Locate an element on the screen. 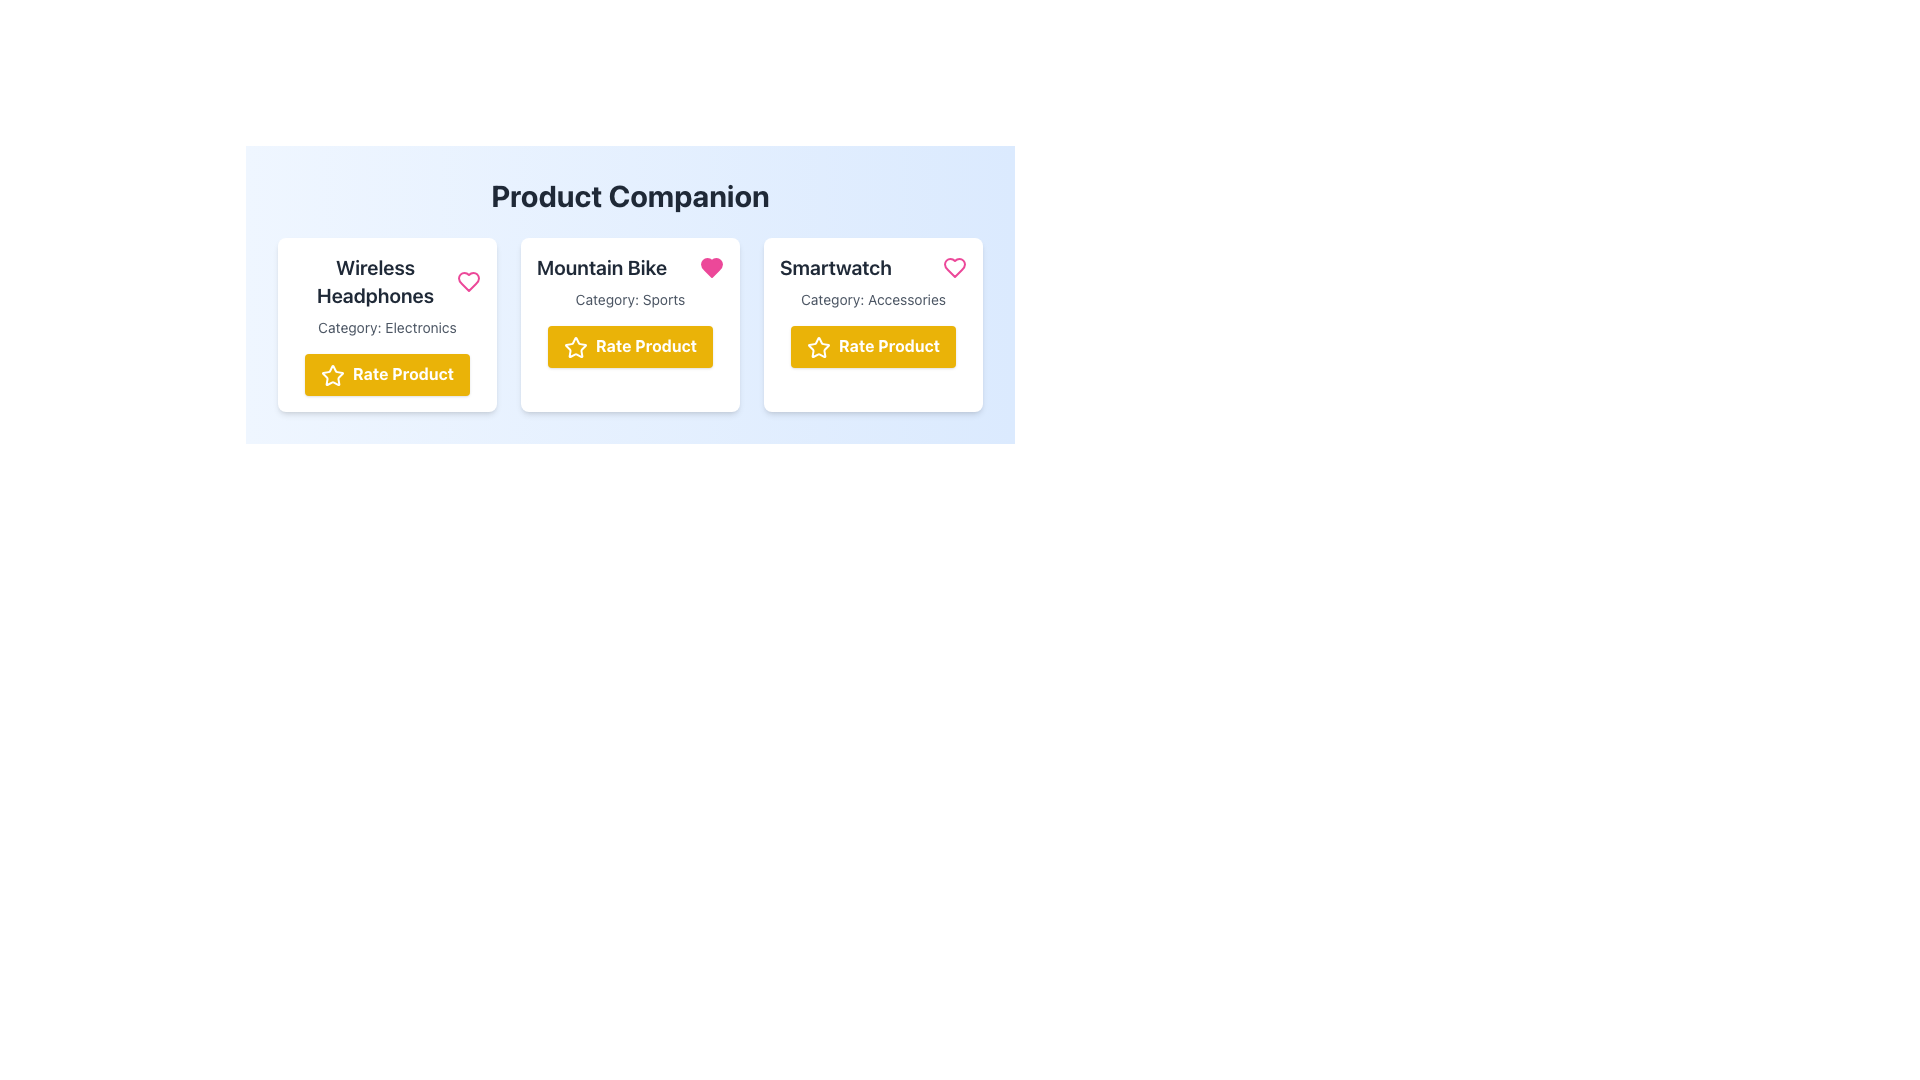  the pink heart icon outlined with a white center, located next to the text 'Wireless Headphones' is located at coordinates (468, 281).